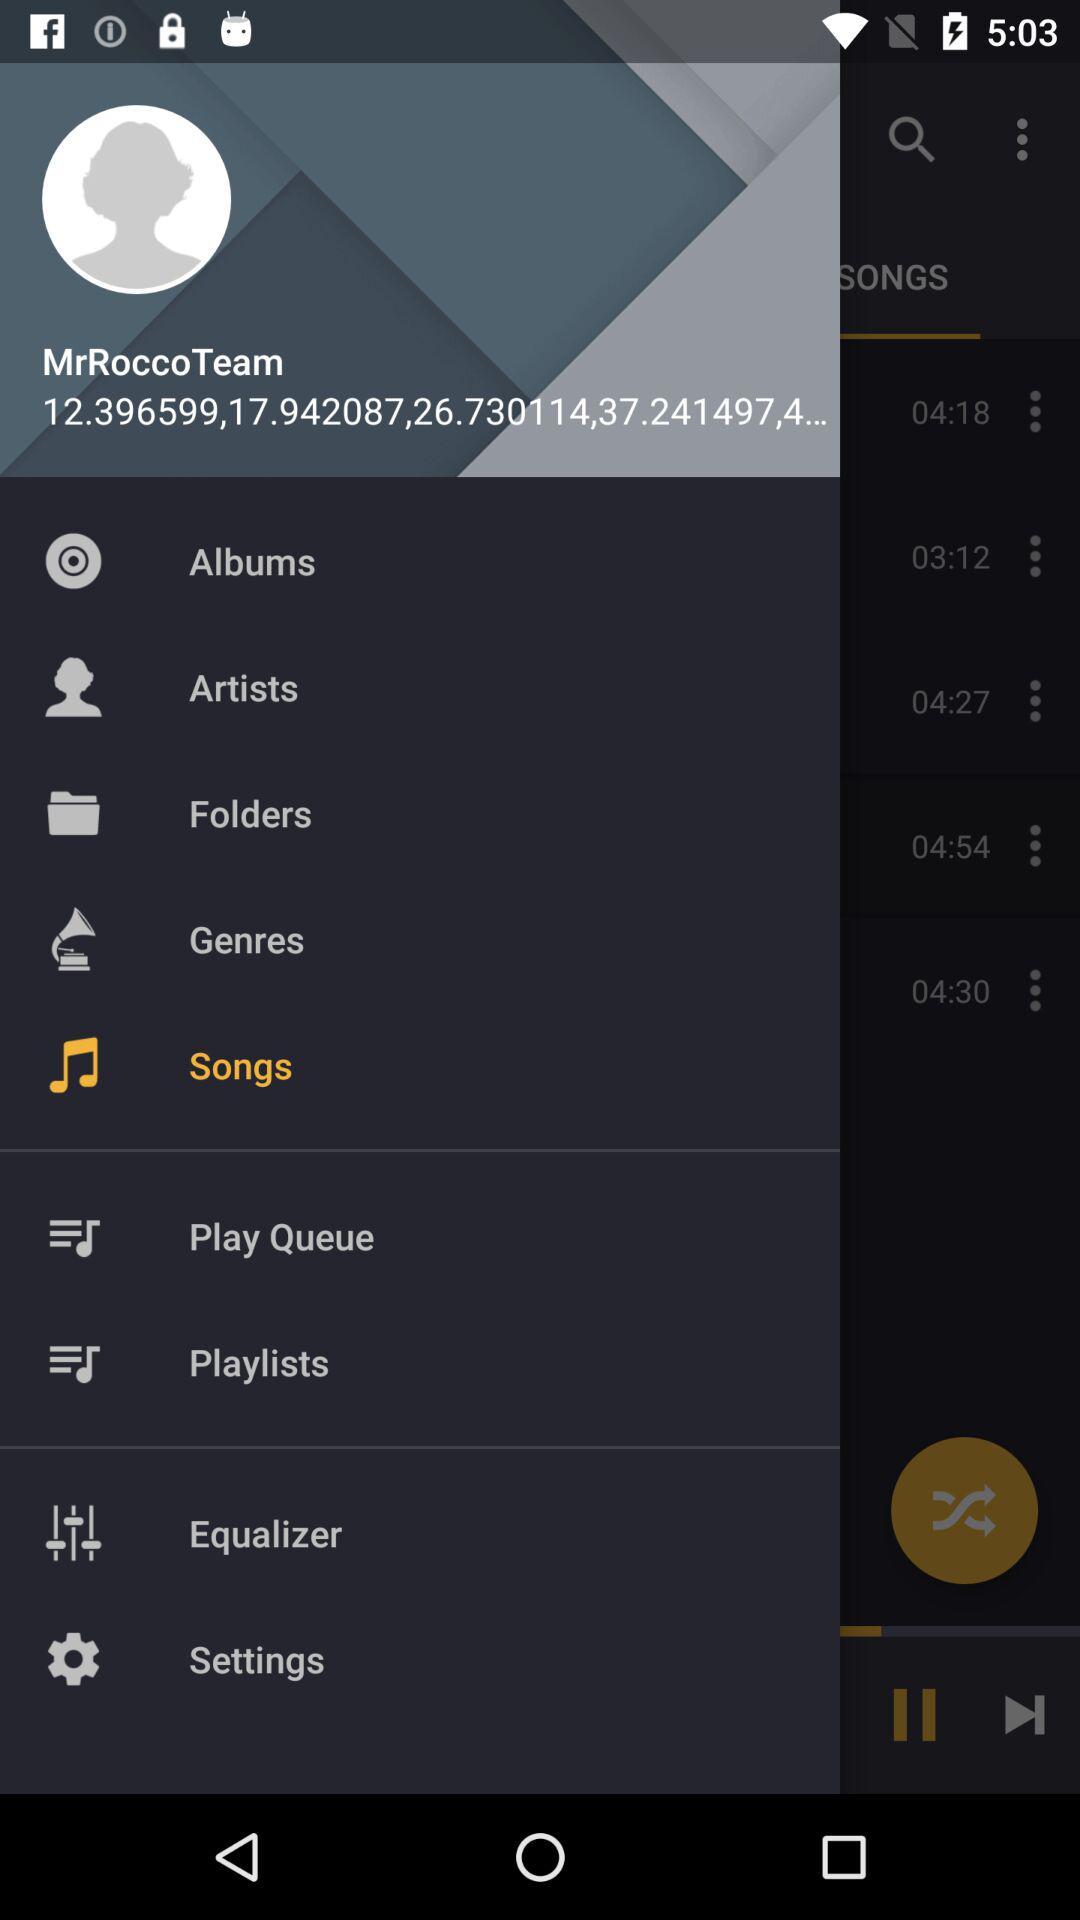 The width and height of the screenshot is (1080, 1920). What do you see at coordinates (914, 1713) in the screenshot?
I see `the pause icon` at bounding box center [914, 1713].